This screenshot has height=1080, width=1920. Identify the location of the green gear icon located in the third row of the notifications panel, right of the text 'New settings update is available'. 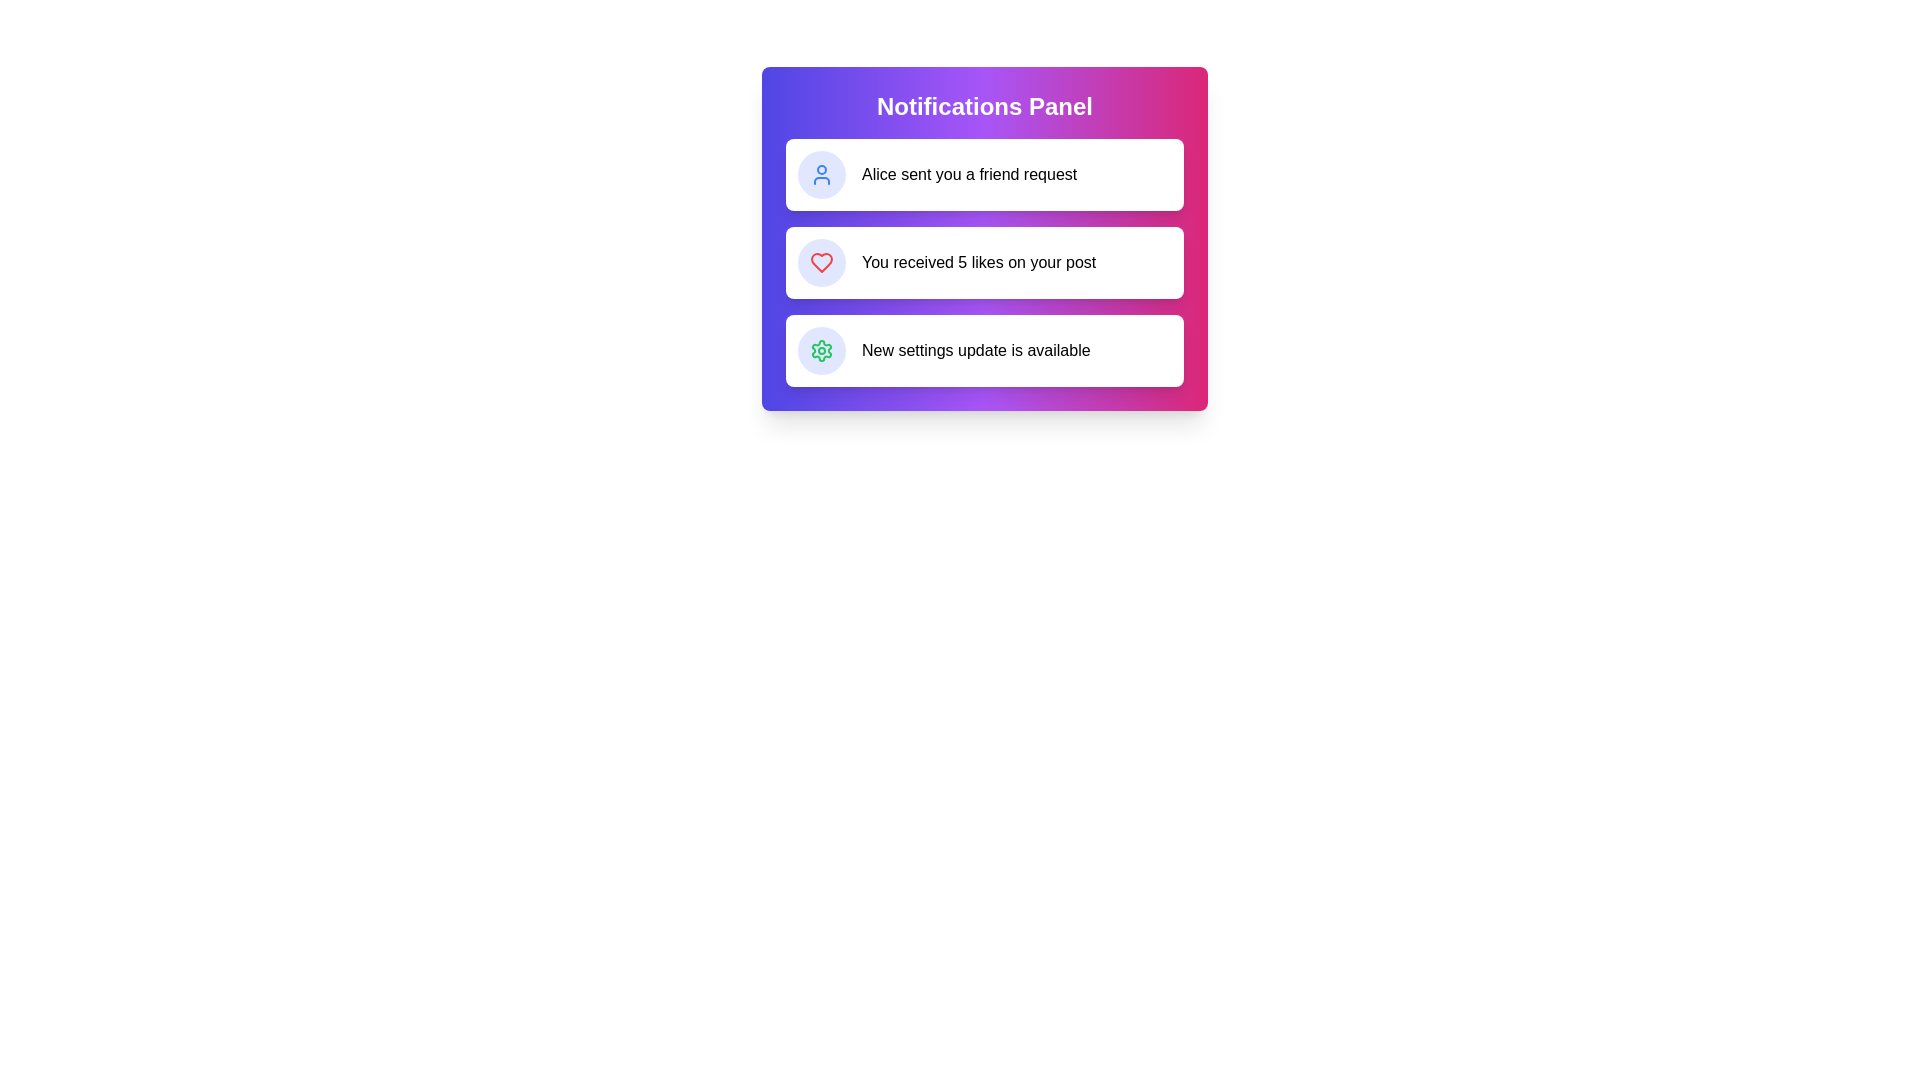
(821, 350).